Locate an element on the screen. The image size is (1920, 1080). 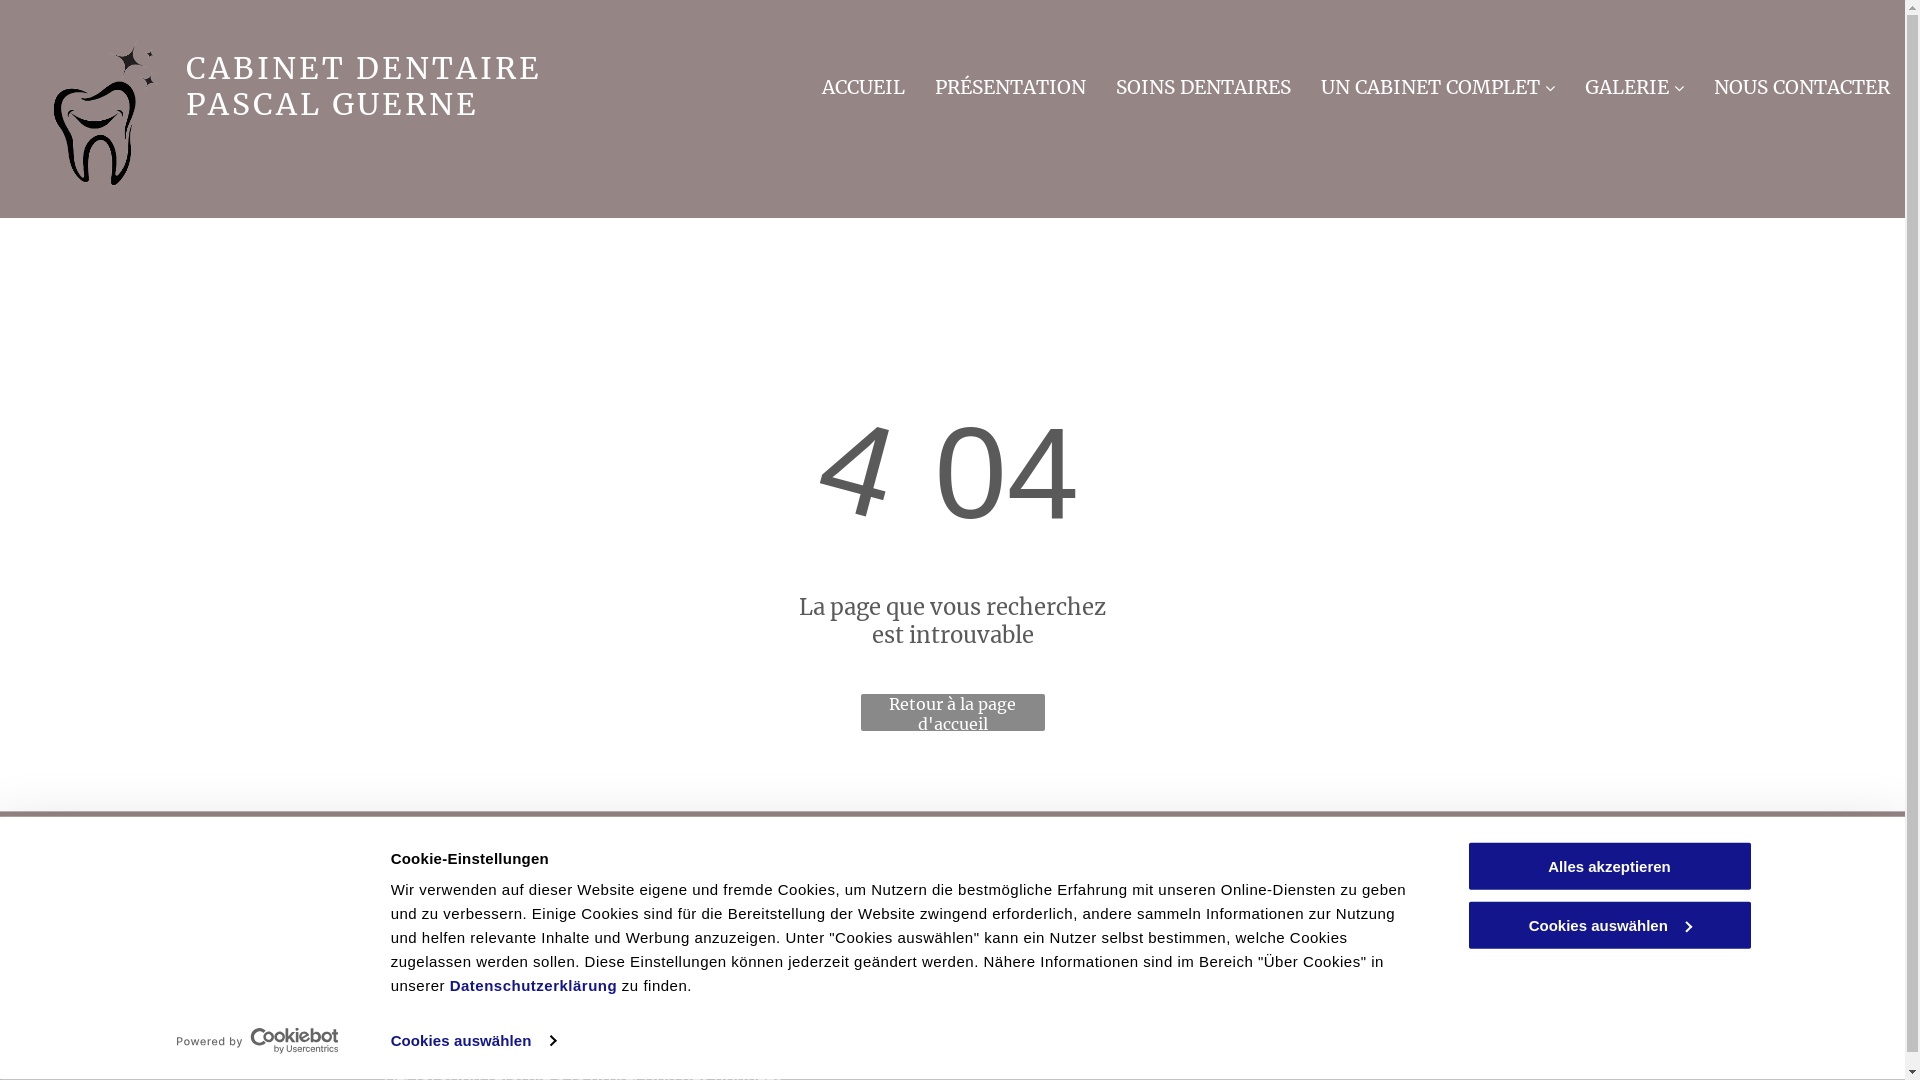
'SOINS DENTAIRES' is located at coordinates (1115, 83).